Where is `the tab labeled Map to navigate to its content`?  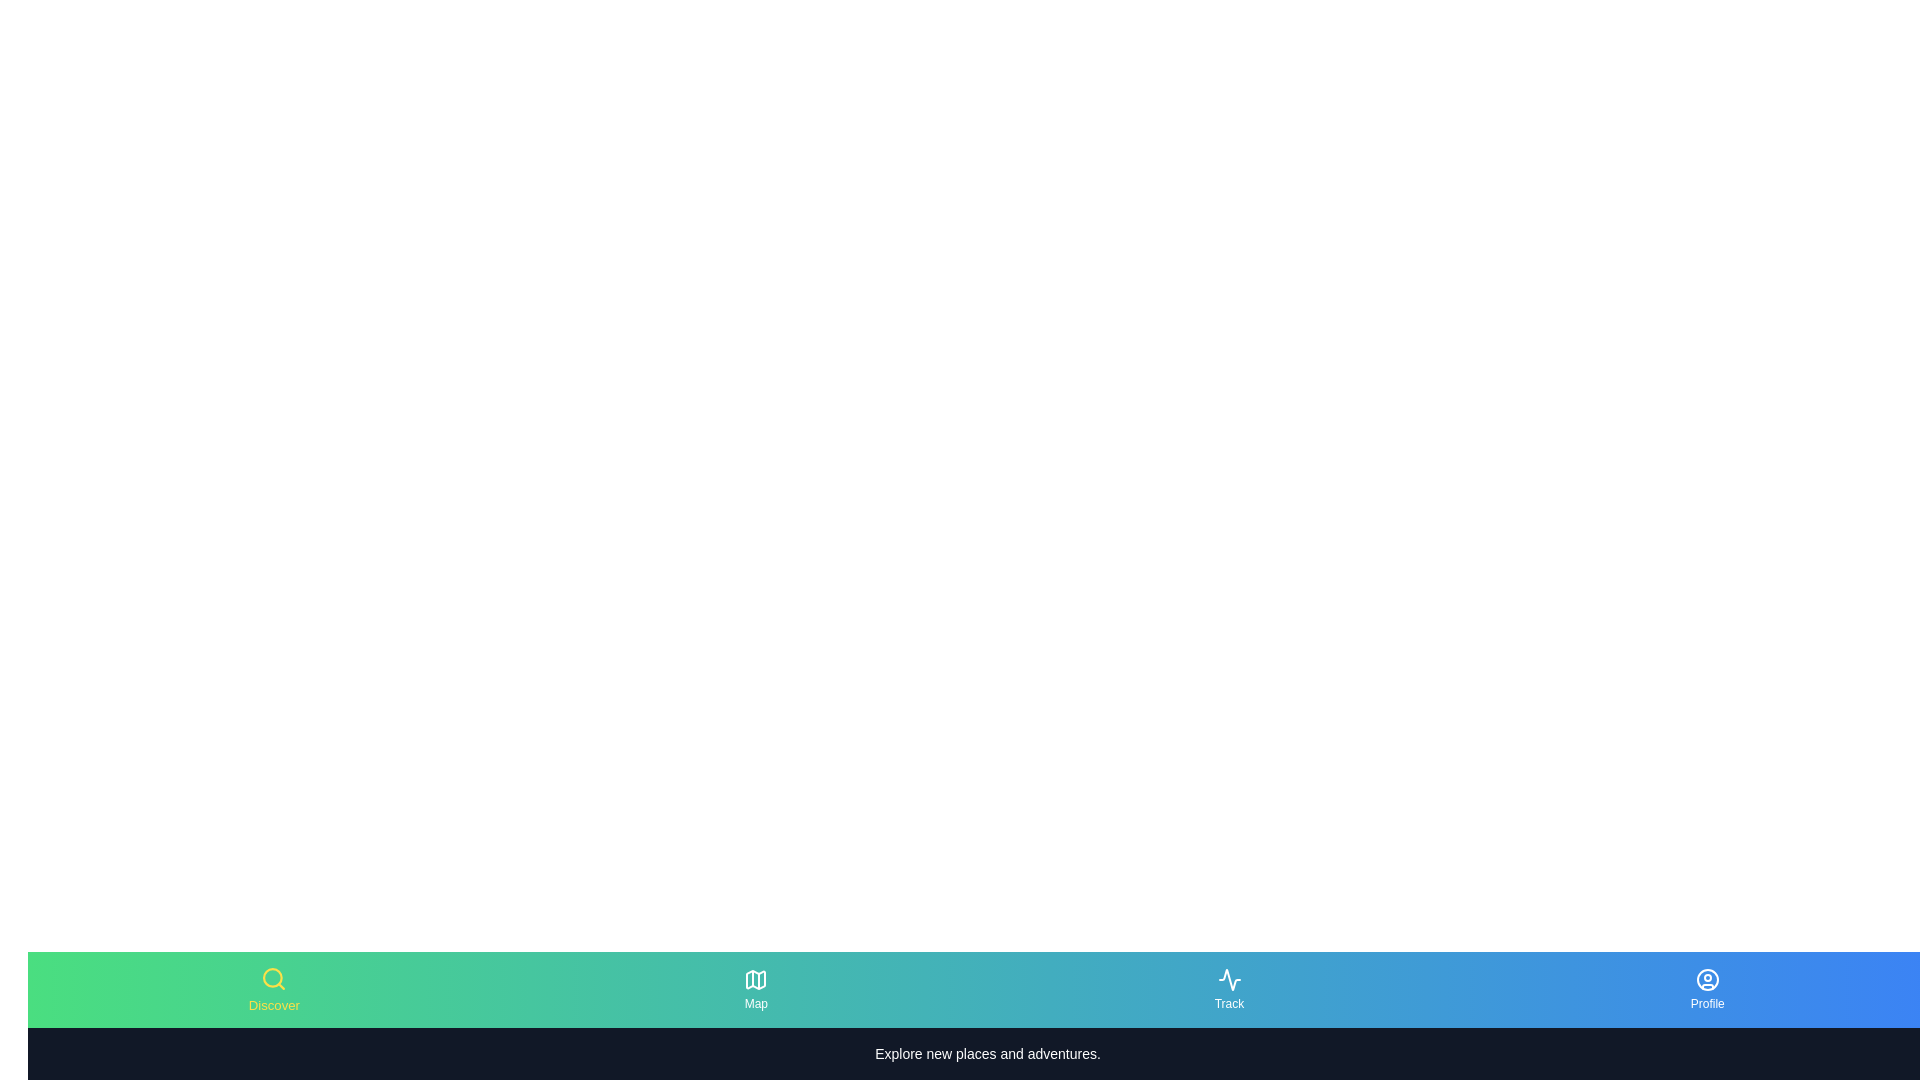
the tab labeled Map to navigate to its content is located at coordinates (754, 990).